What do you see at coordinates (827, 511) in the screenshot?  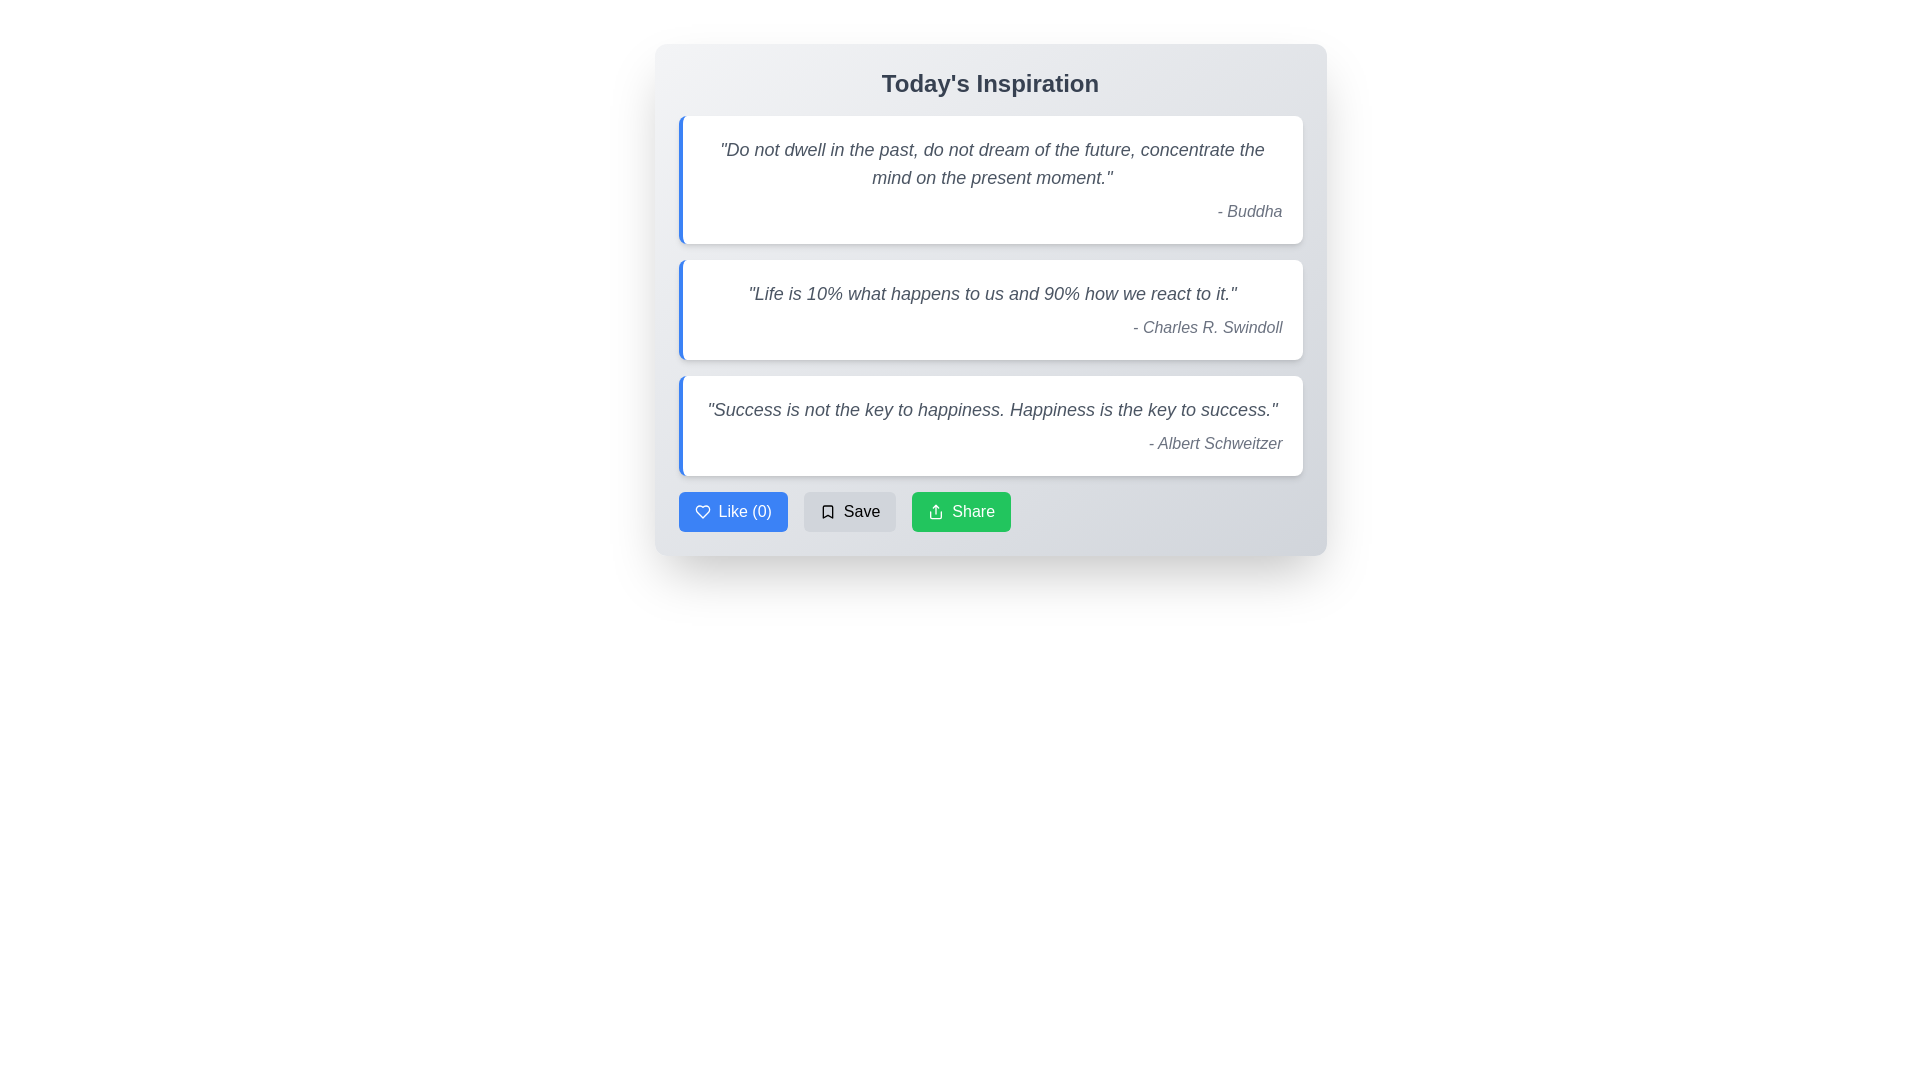 I see `the 'Save' button which contains the decorative icon on its left side, located in the bottom panel of the interface` at bounding box center [827, 511].